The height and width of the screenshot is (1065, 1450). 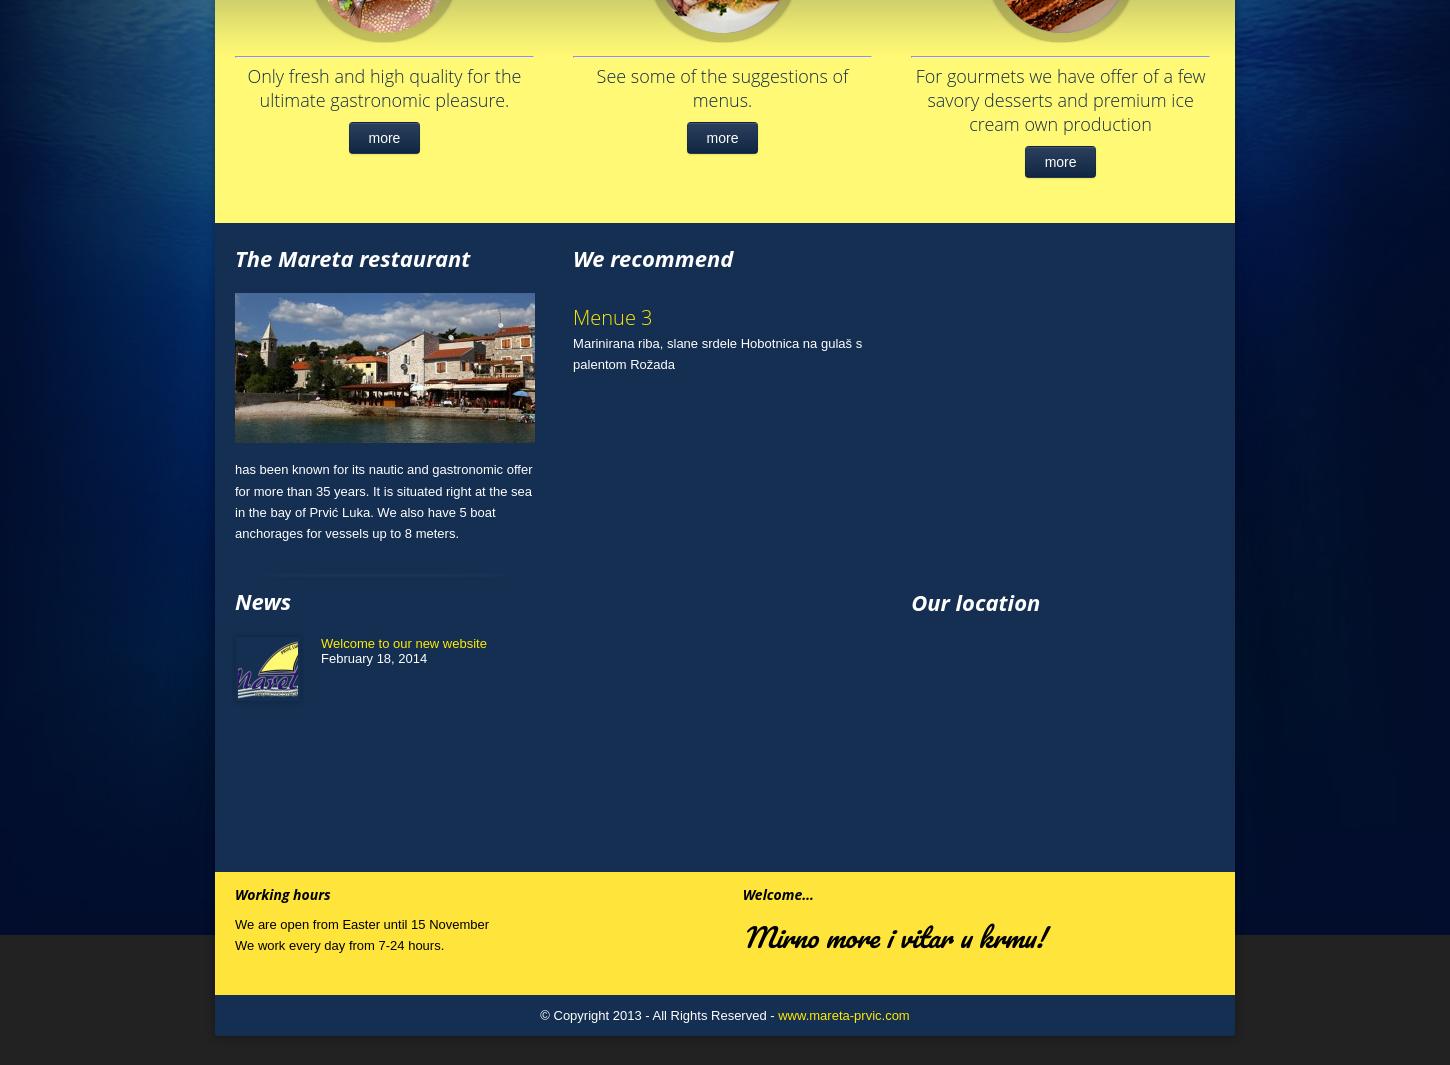 What do you see at coordinates (651, 257) in the screenshot?
I see `'We recommend'` at bounding box center [651, 257].